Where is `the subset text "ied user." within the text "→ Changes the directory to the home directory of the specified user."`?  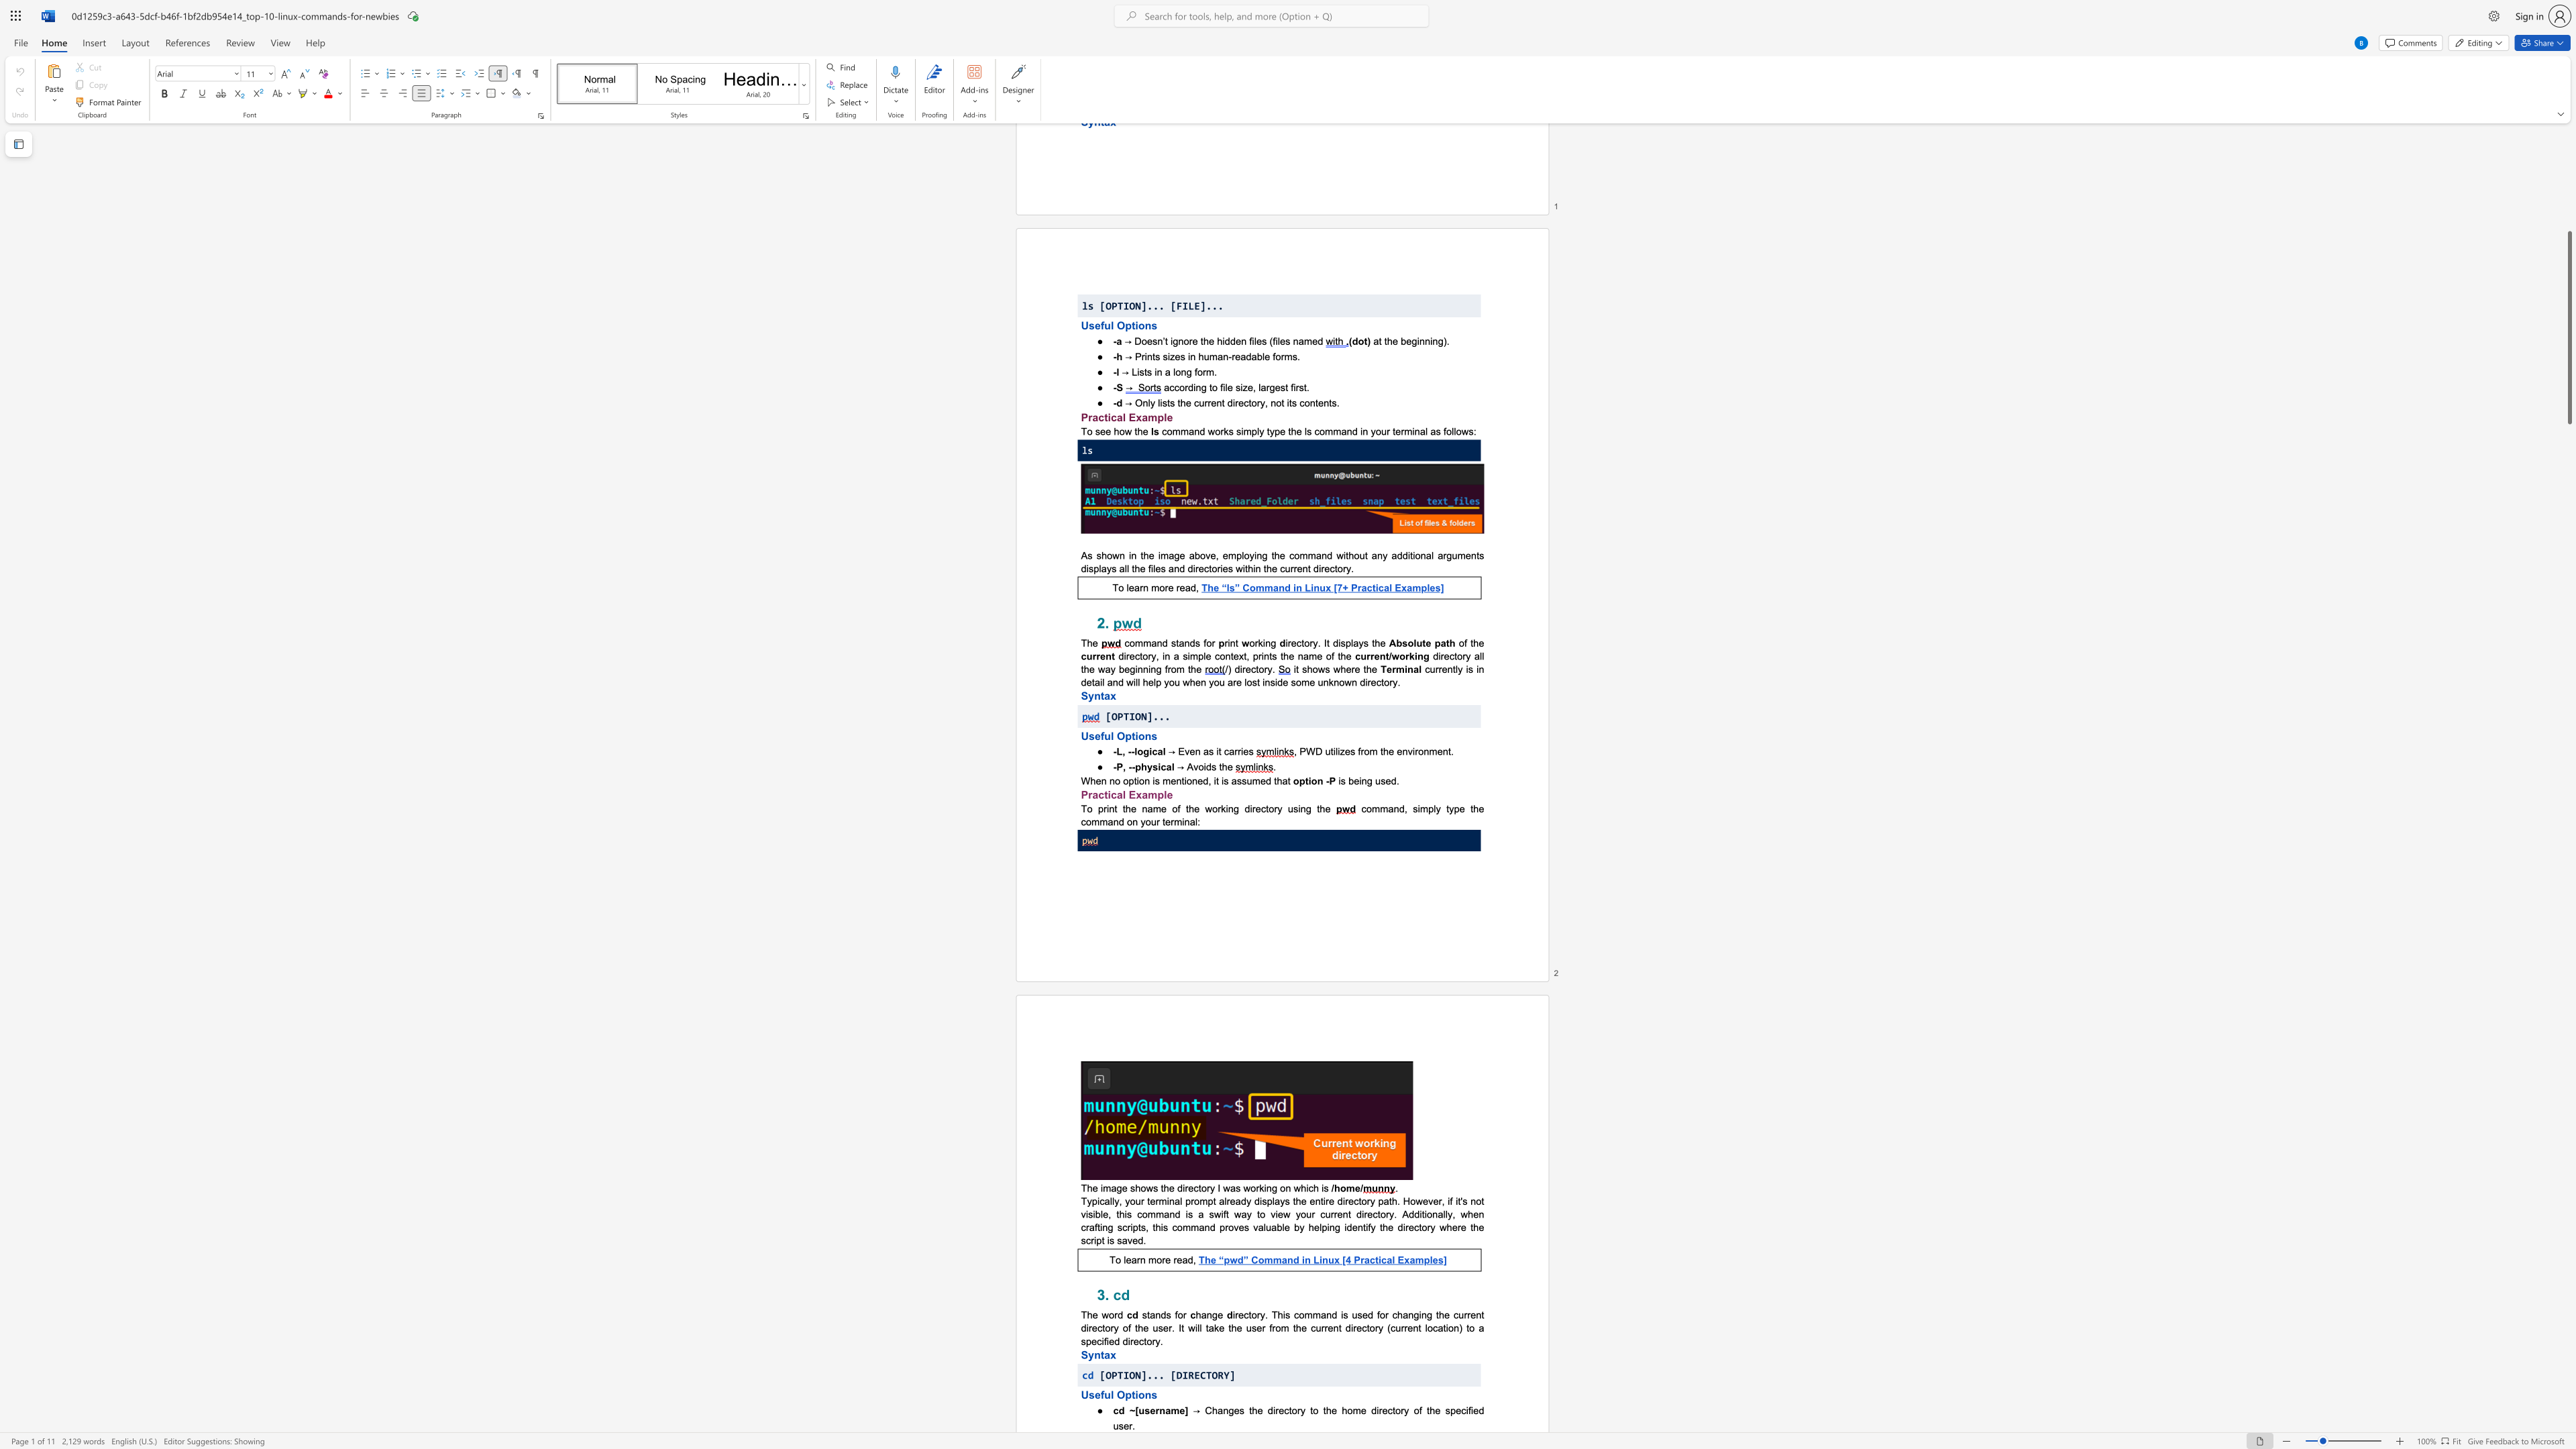 the subset text "ied user." within the text "→ Changes the directory to the home directory of the specified user." is located at coordinates (1470, 1409).